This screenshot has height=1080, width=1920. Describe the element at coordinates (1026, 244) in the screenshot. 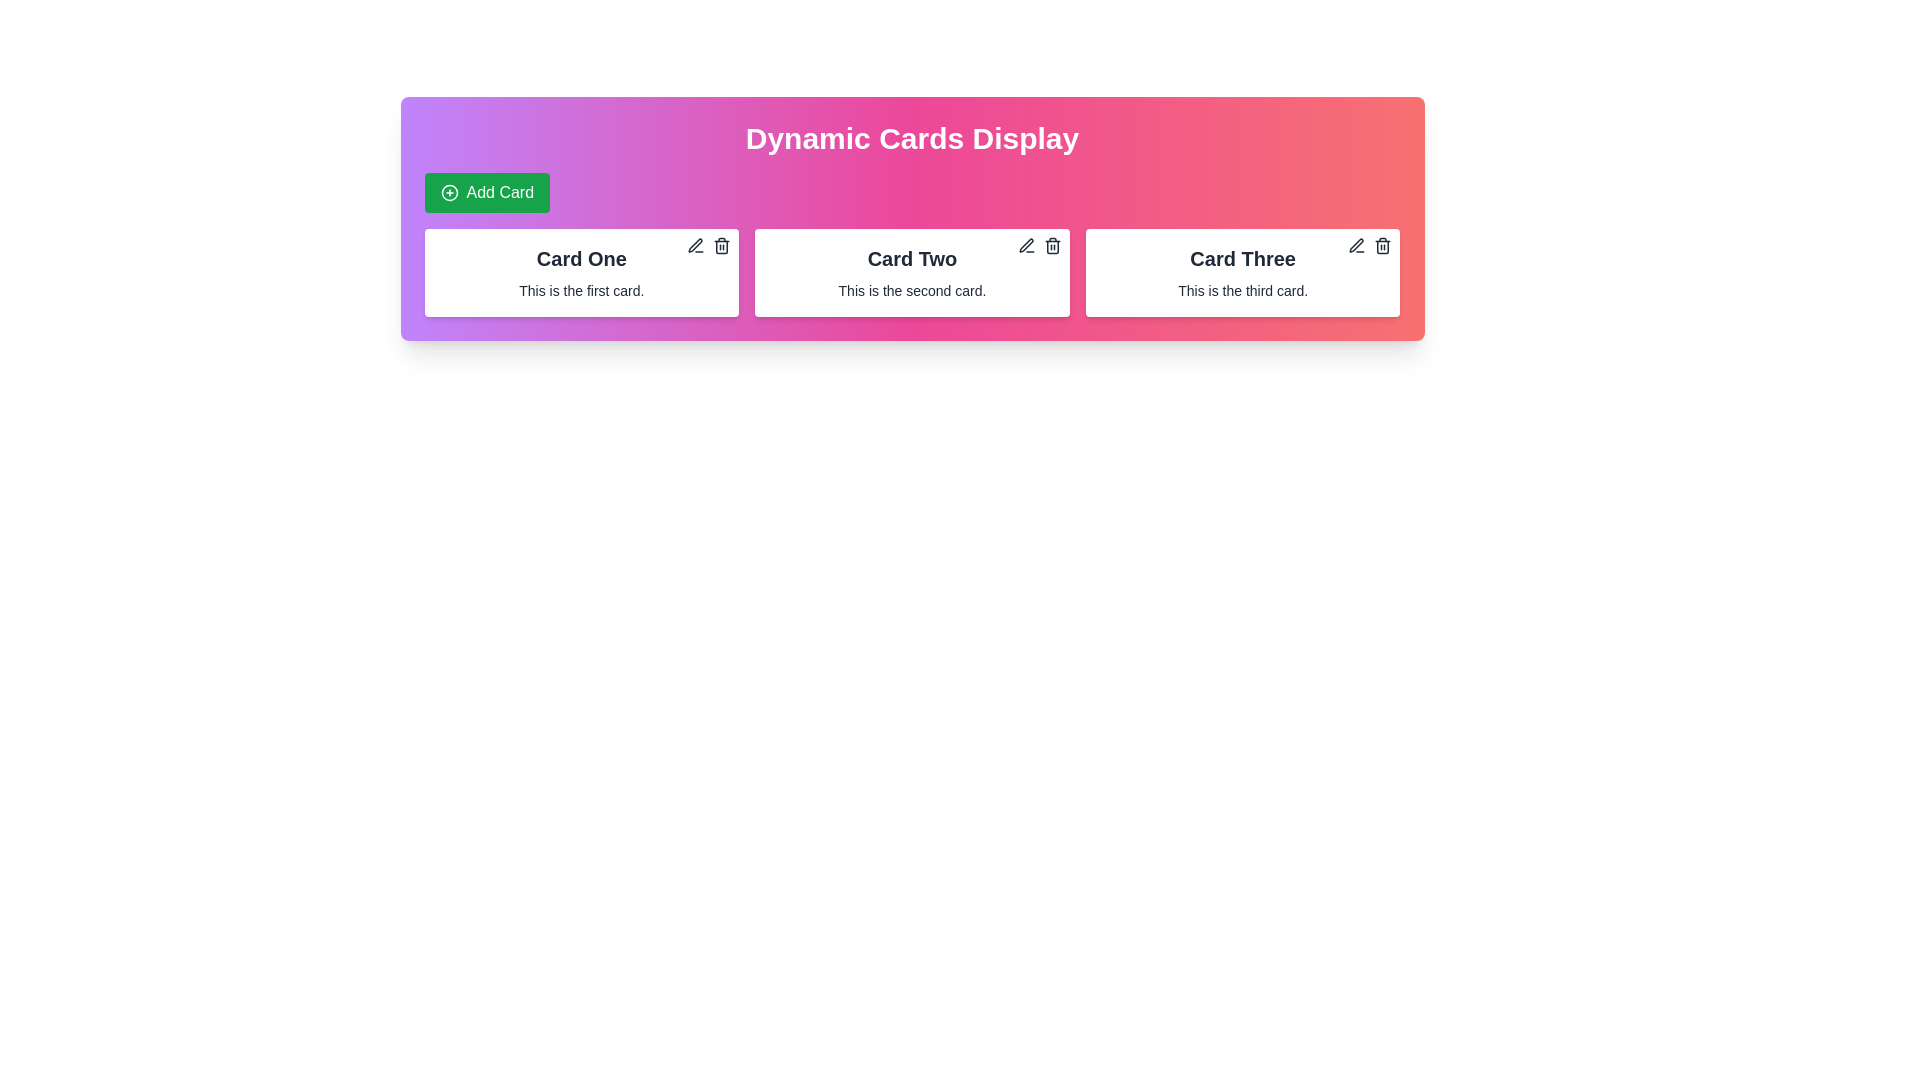

I see `the edit icon button located at the top-right edge of the 'Card Two' section to initiate editing the card` at that location.